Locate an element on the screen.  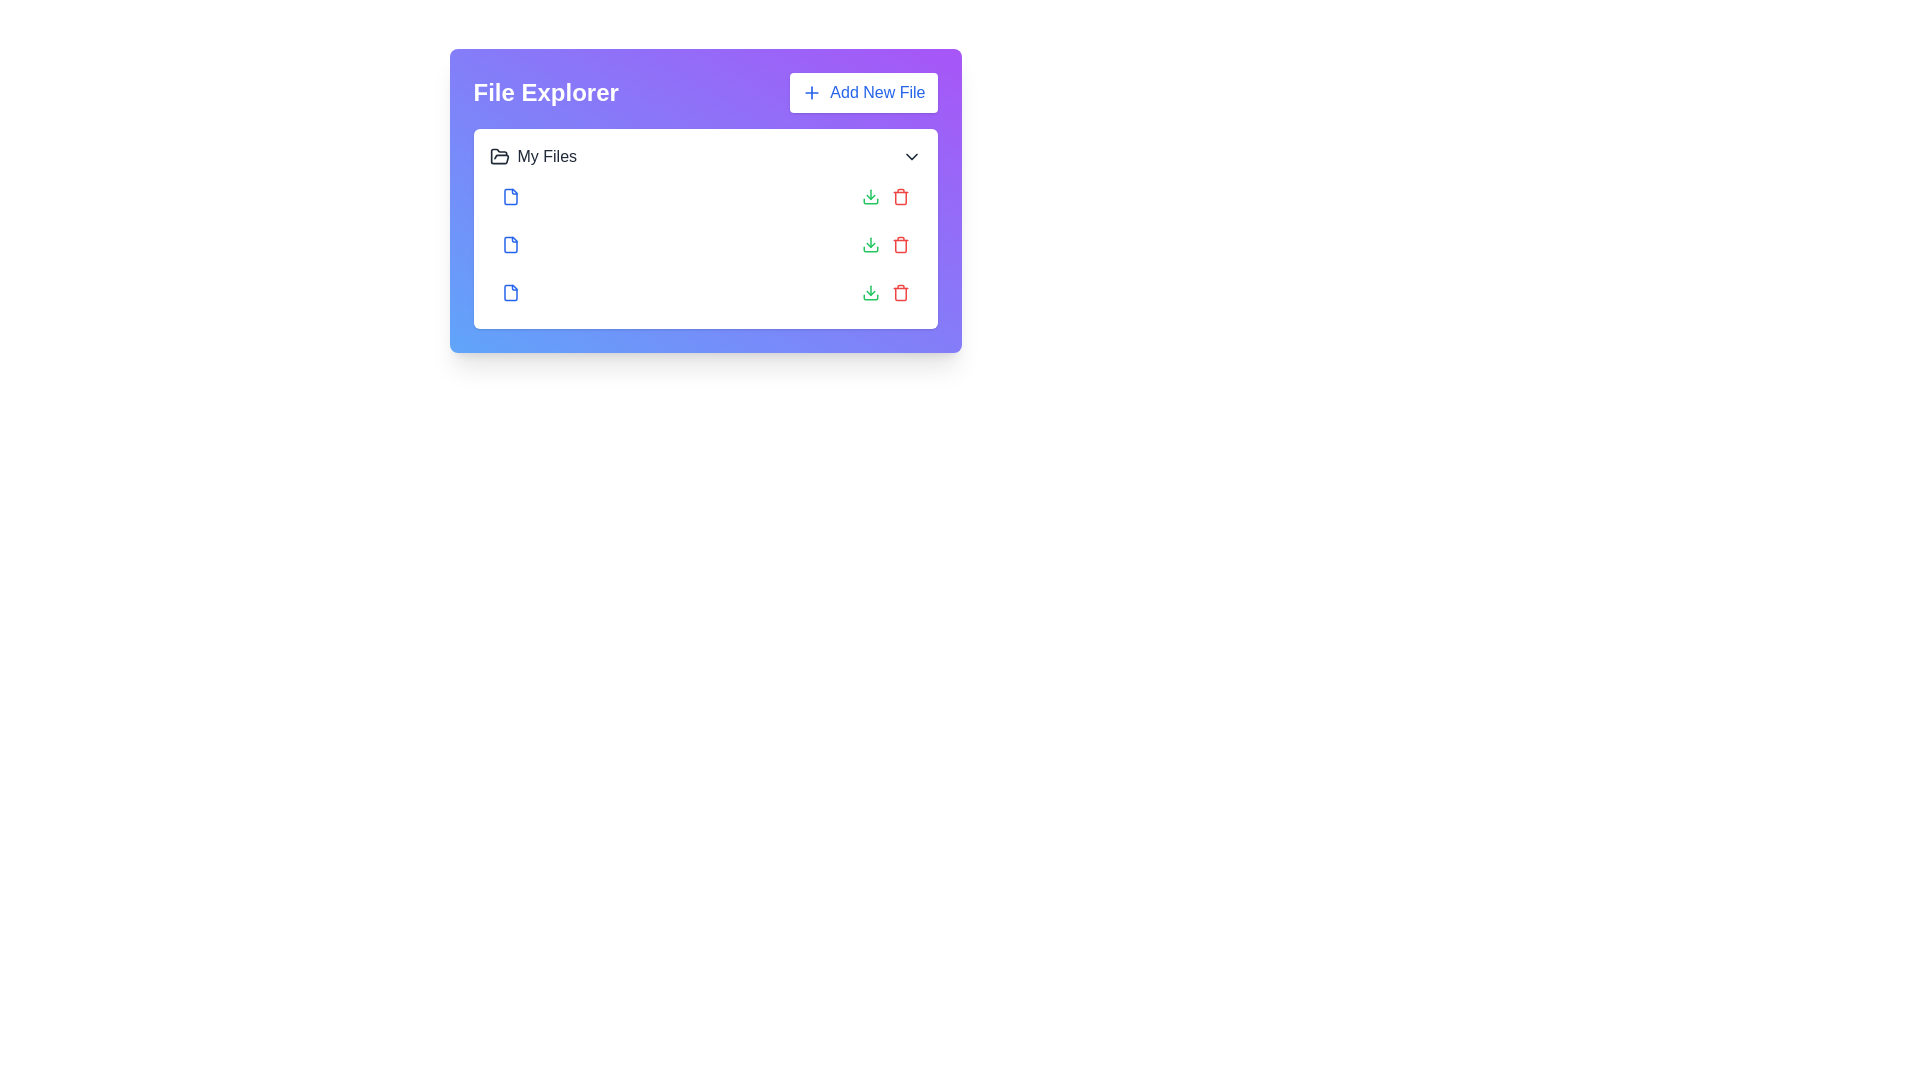
the file icon representing the third file entry is located at coordinates (510, 293).